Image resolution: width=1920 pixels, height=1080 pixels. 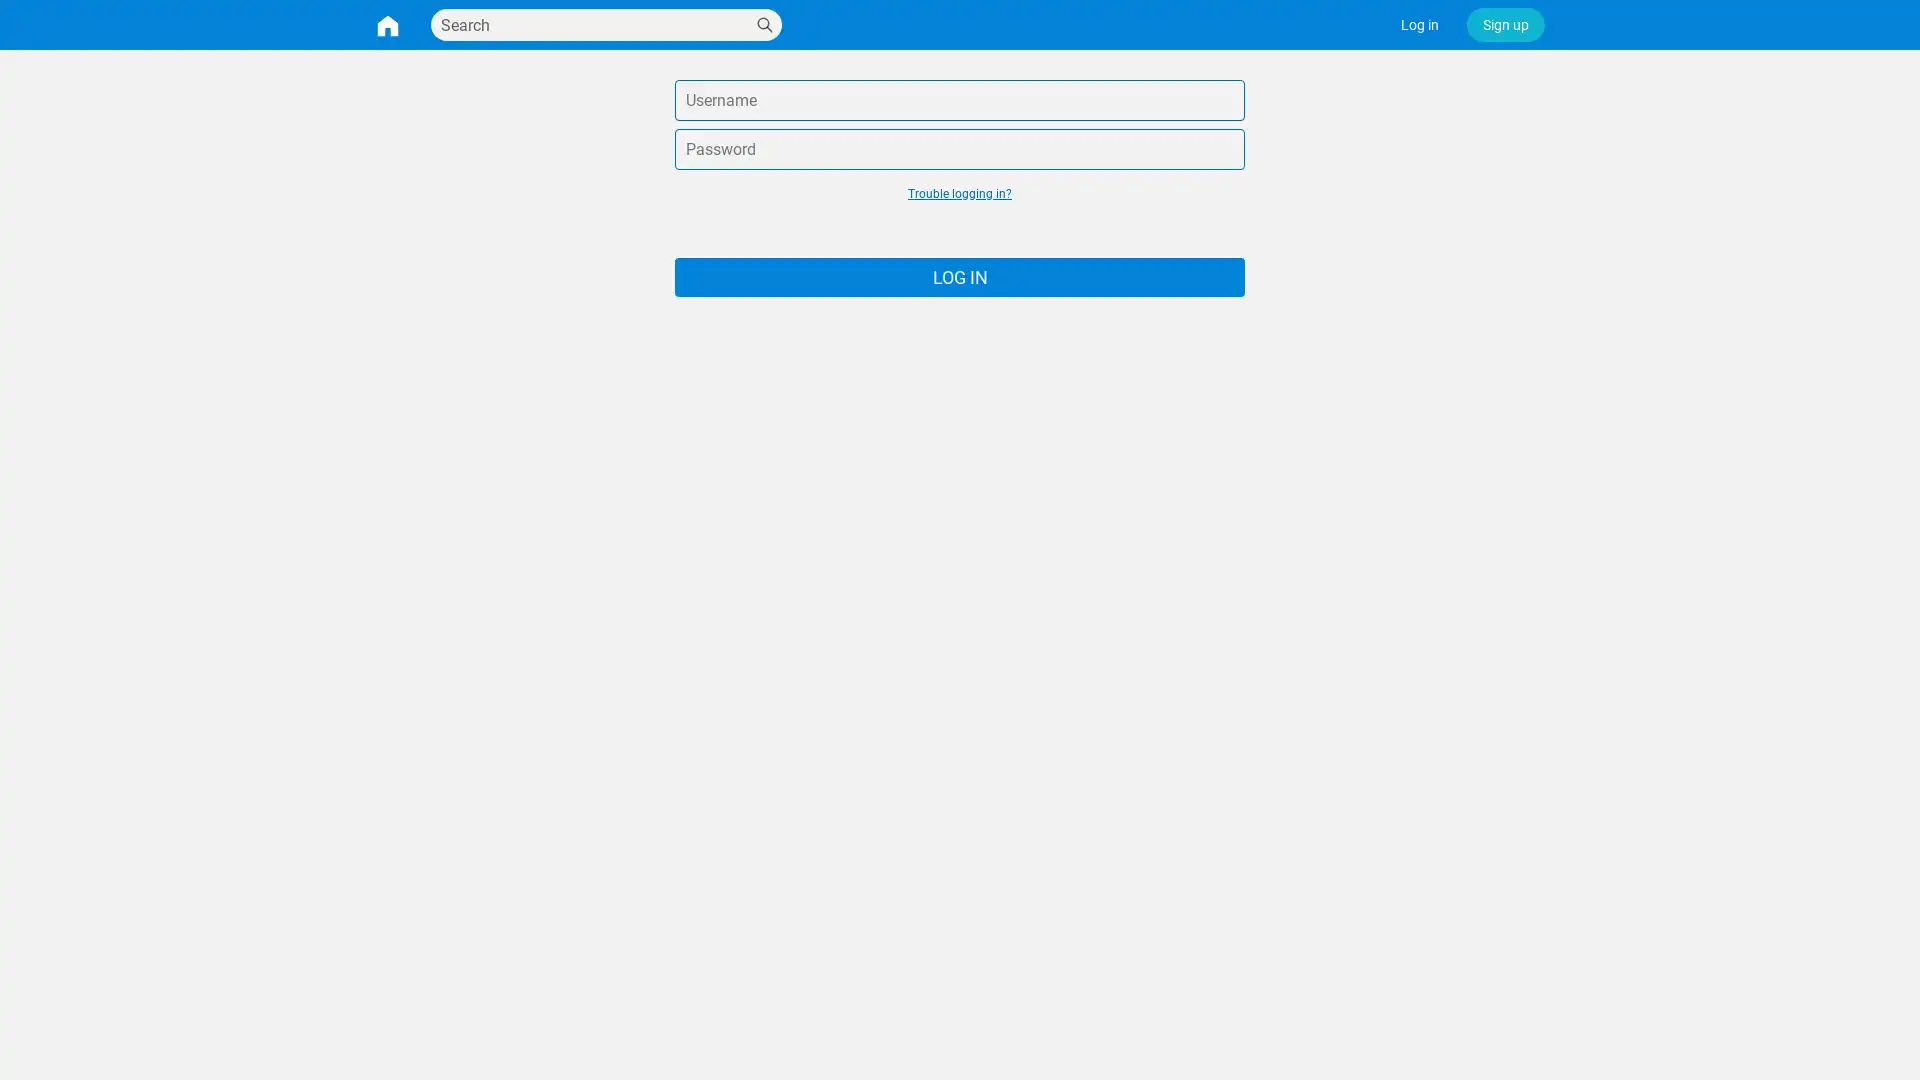 What do you see at coordinates (1226, 148) in the screenshot?
I see `Show password` at bounding box center [1226, 148].